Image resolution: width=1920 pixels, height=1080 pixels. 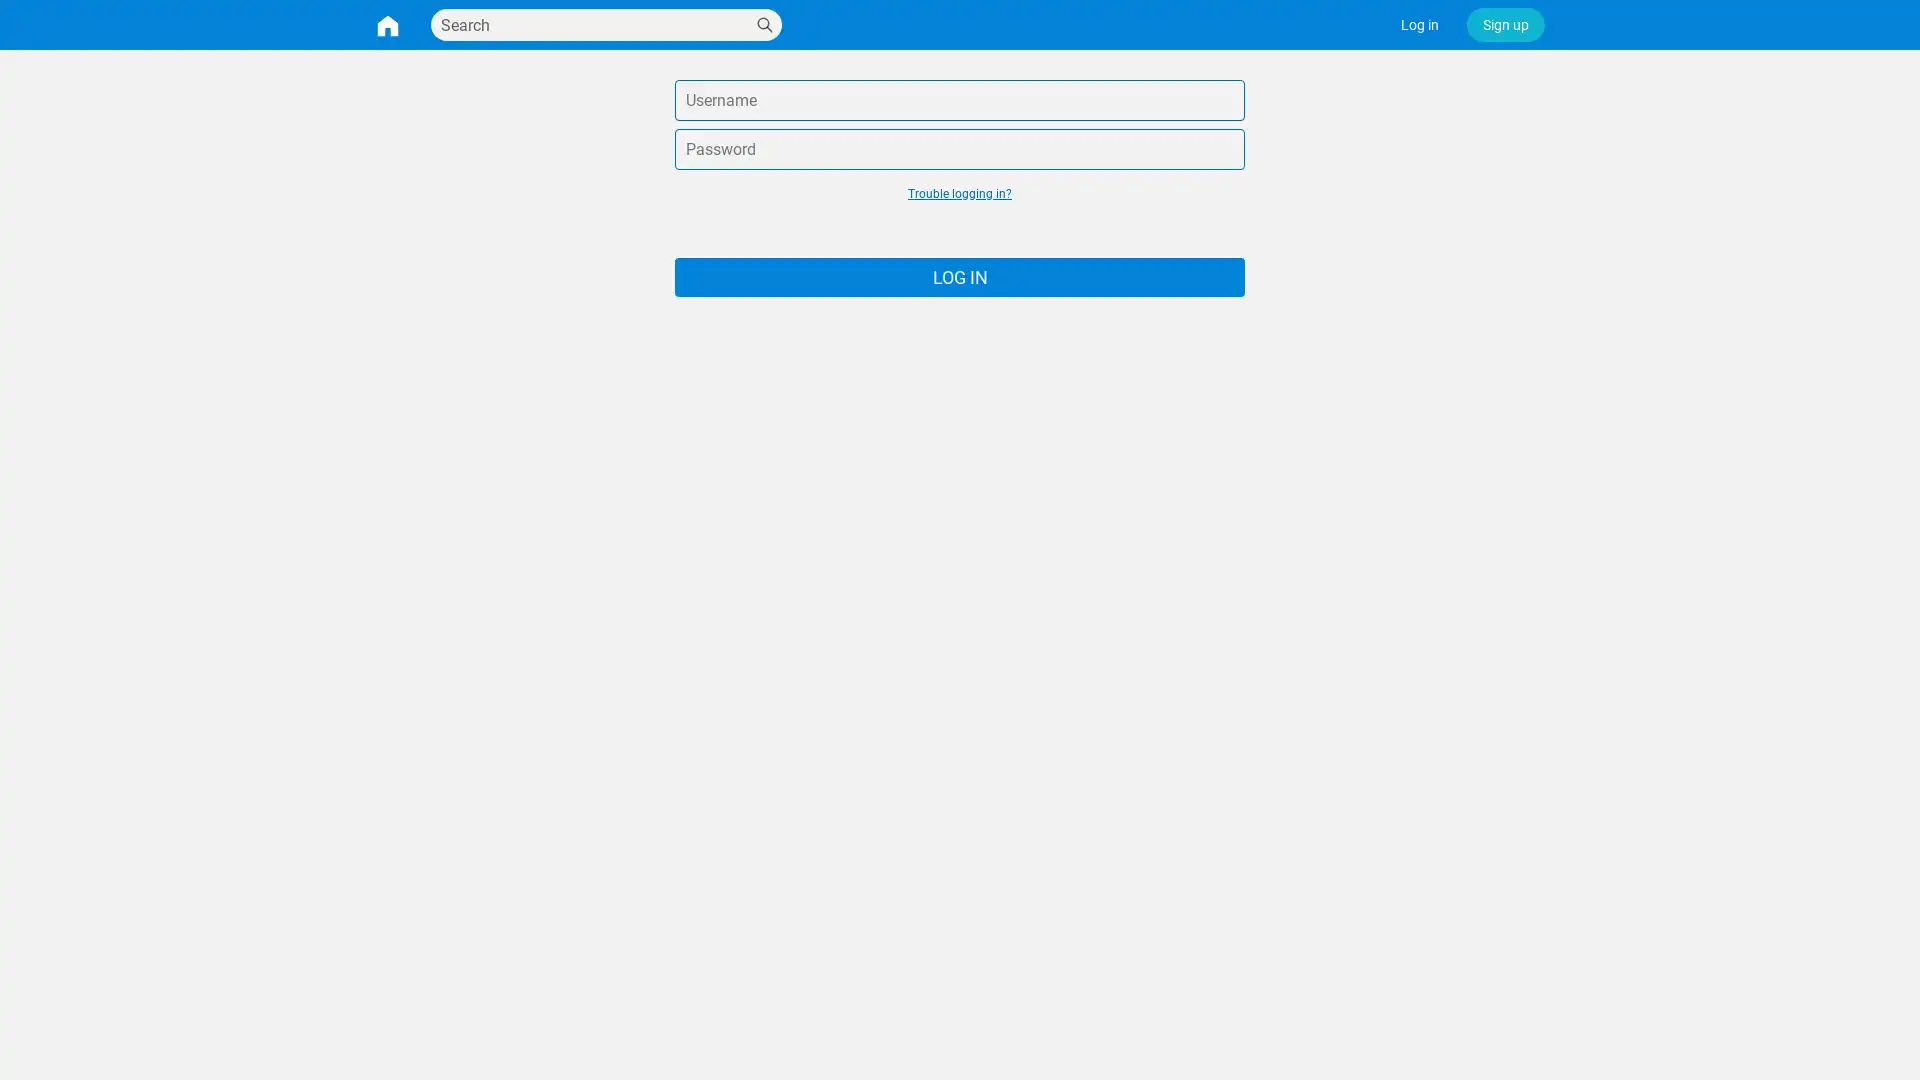 What do you see at coordinates (1226, 148) in the screenshot?
I see `Show password` at bounding box center [1226, 148].